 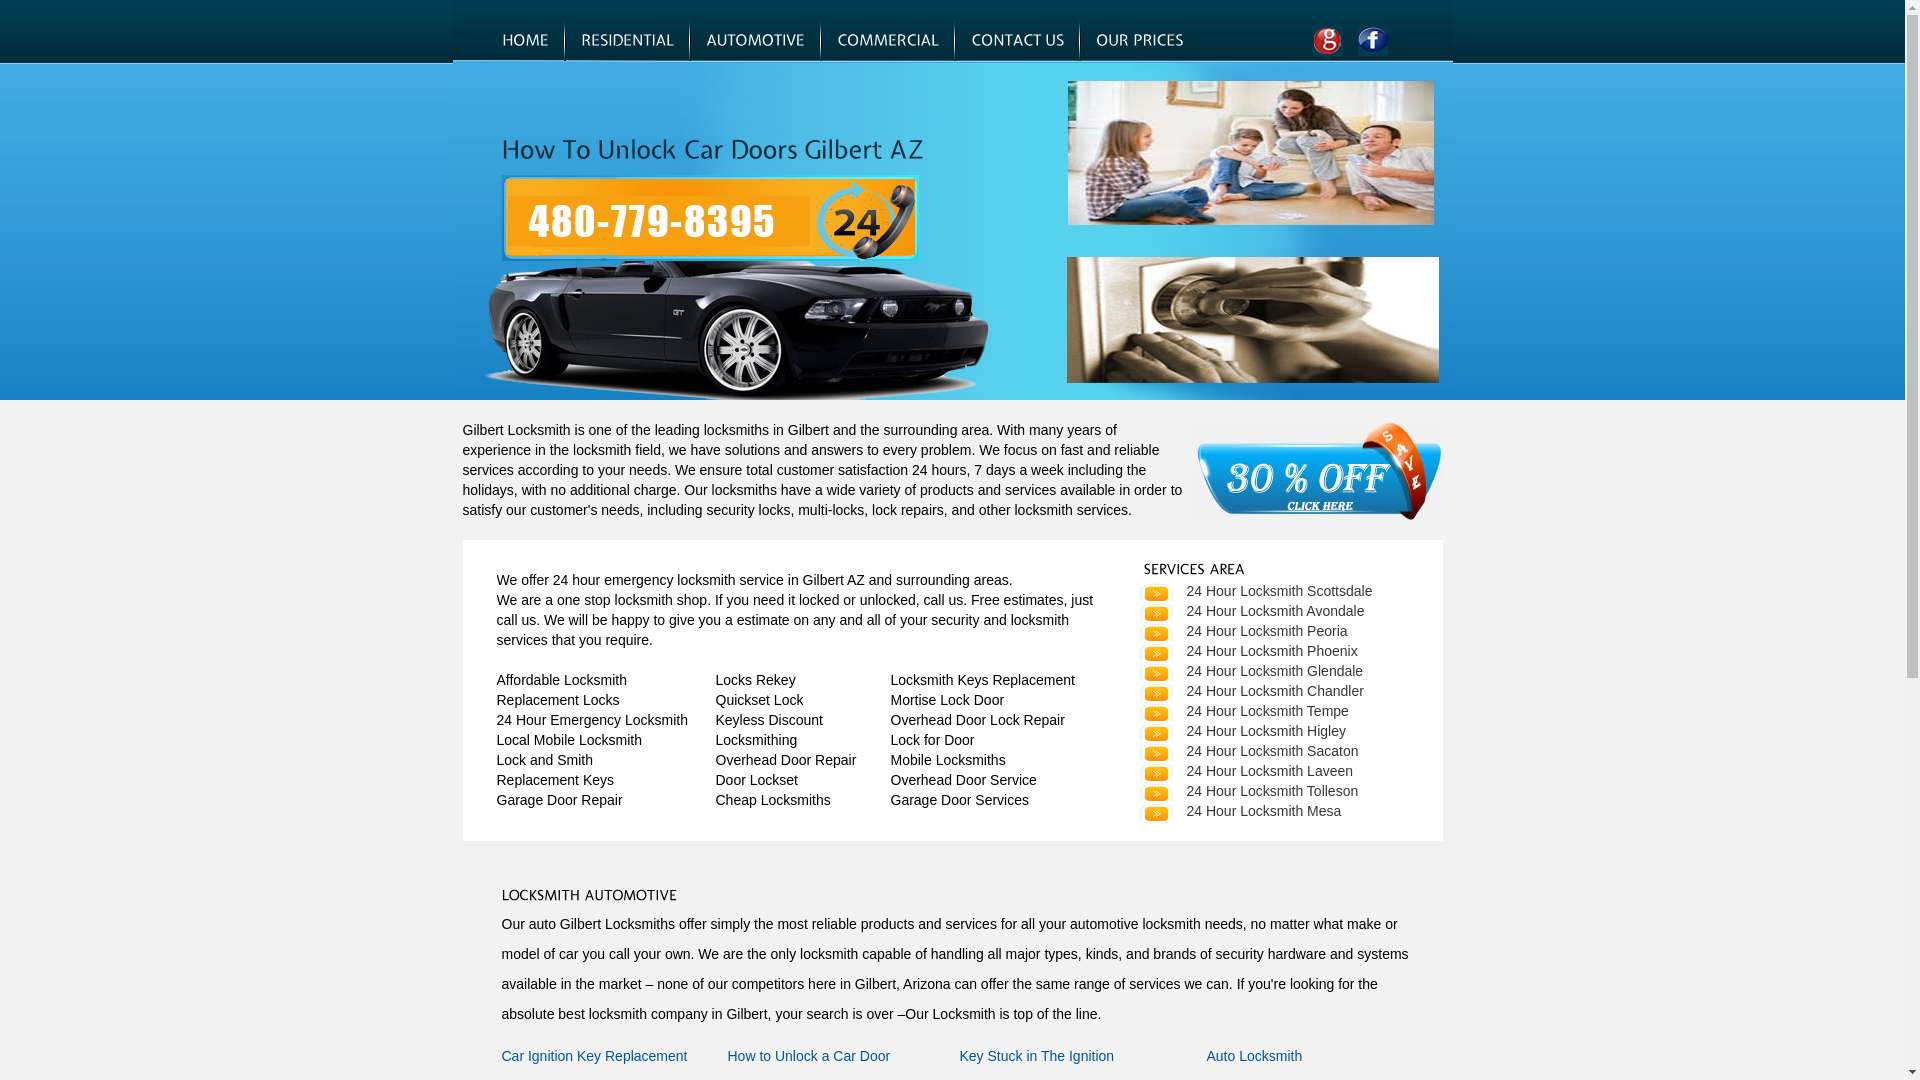 I want to click on '24 Hour Locksmith Avondale', so click(x=1137, y=609).